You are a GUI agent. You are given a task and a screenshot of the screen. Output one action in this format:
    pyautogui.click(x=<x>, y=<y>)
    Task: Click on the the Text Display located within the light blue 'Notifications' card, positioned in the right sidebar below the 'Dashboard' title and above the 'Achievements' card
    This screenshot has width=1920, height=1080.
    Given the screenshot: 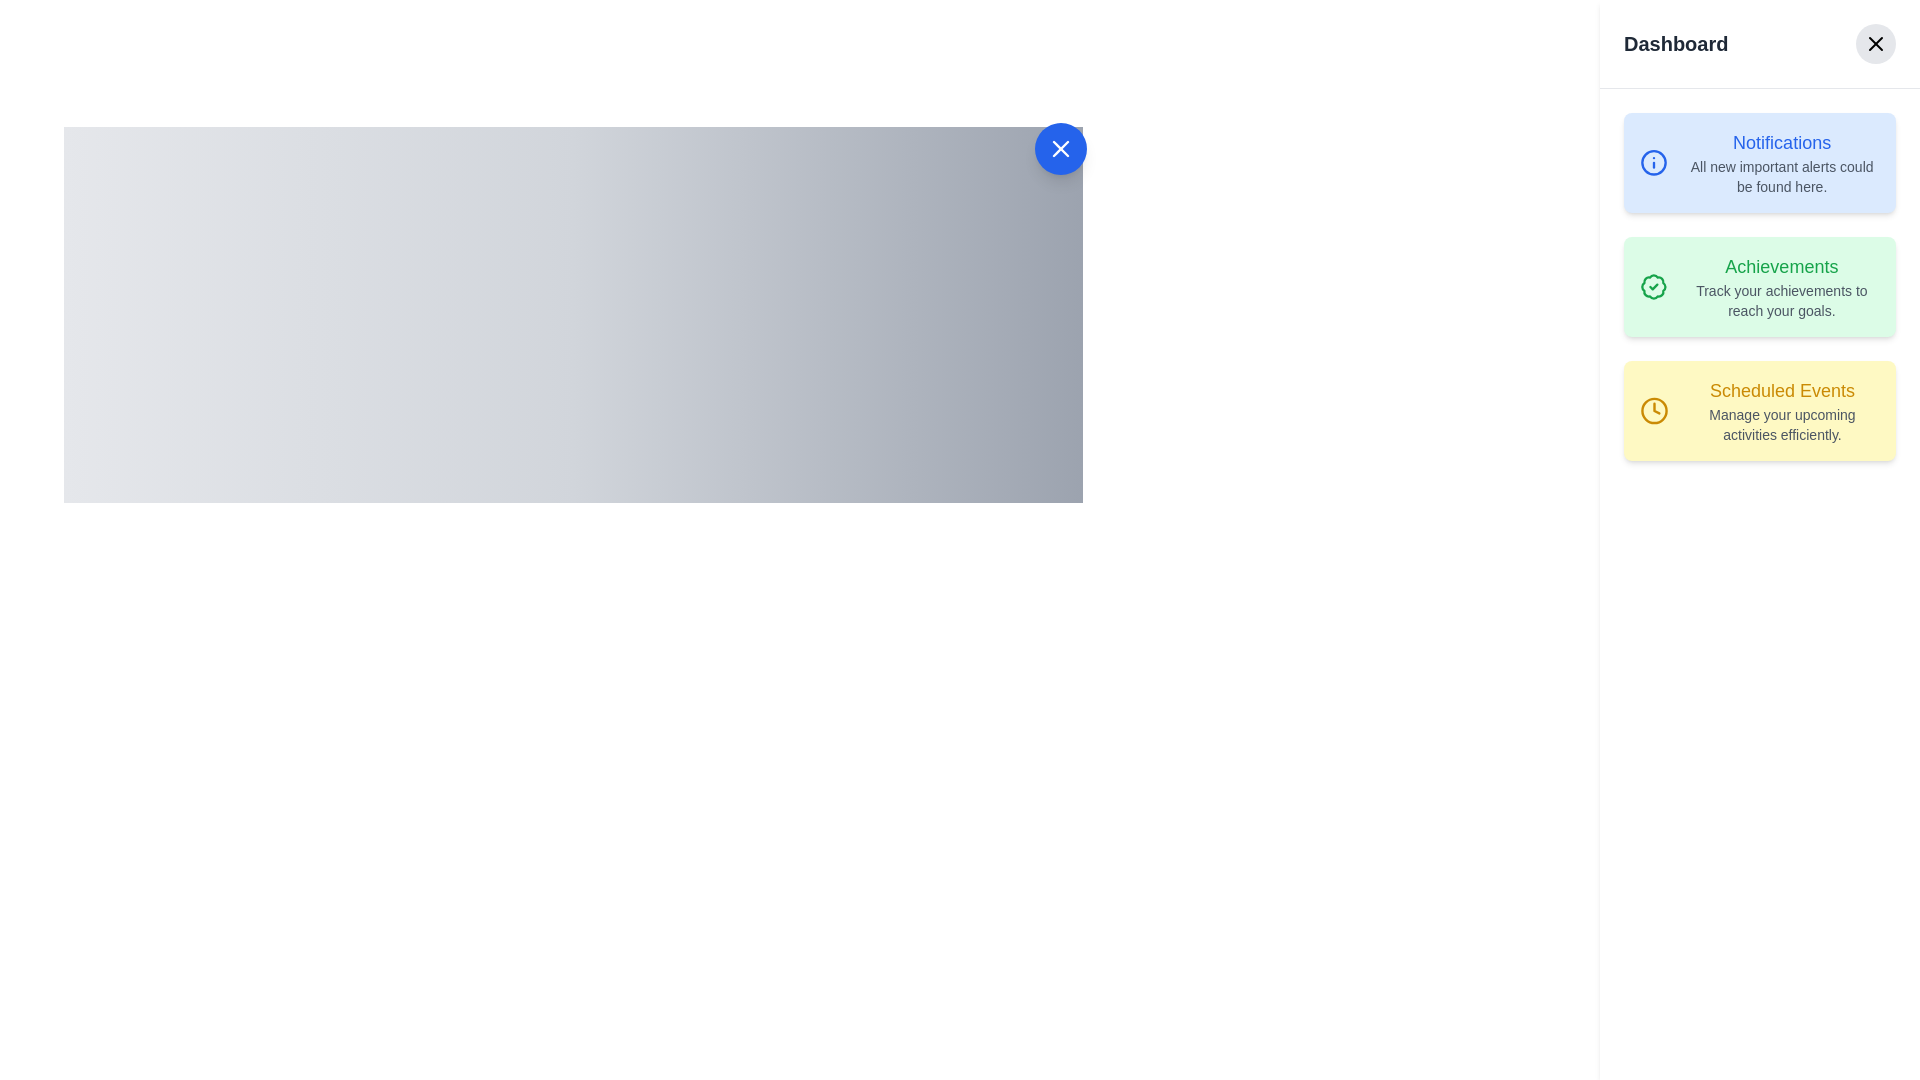 What is the action you would take?
    pyautogui.click(x=1782, y=161)
    